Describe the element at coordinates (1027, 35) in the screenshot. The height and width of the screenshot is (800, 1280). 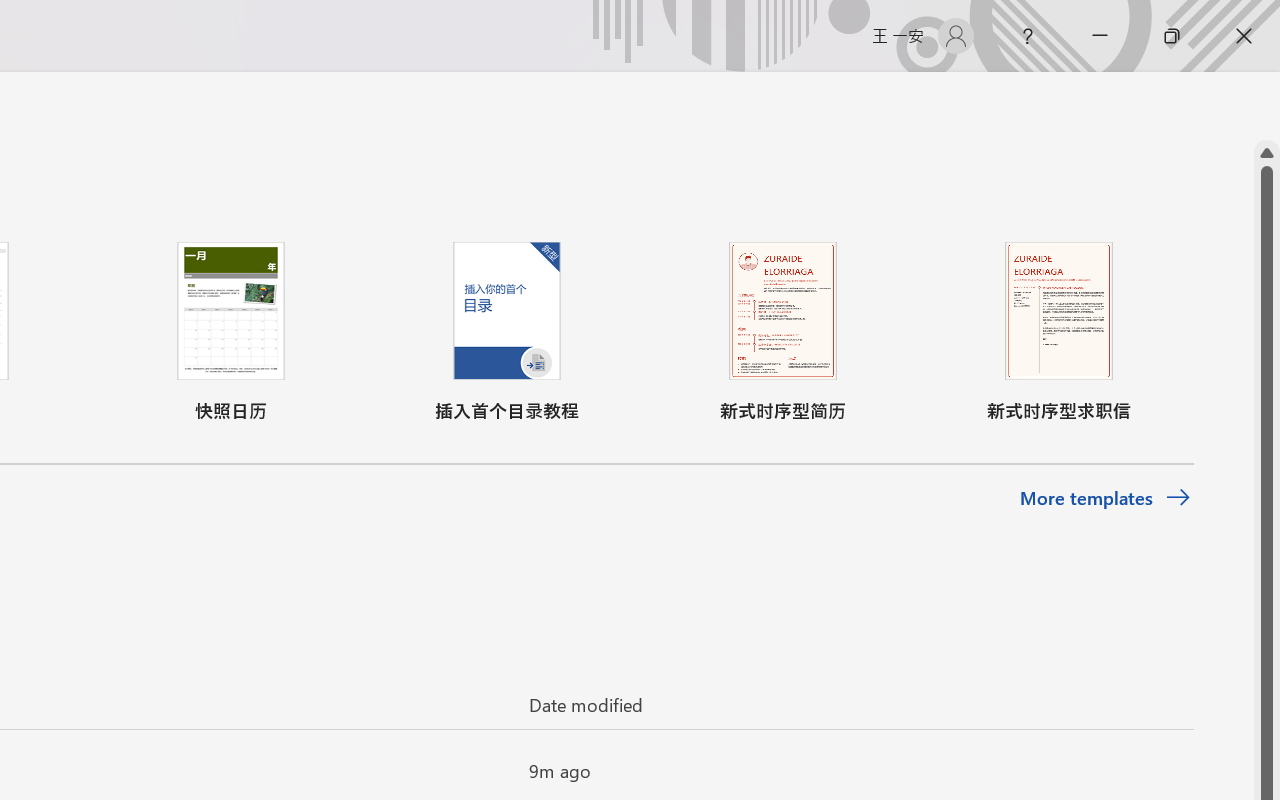
I see `'Help'` at that location.